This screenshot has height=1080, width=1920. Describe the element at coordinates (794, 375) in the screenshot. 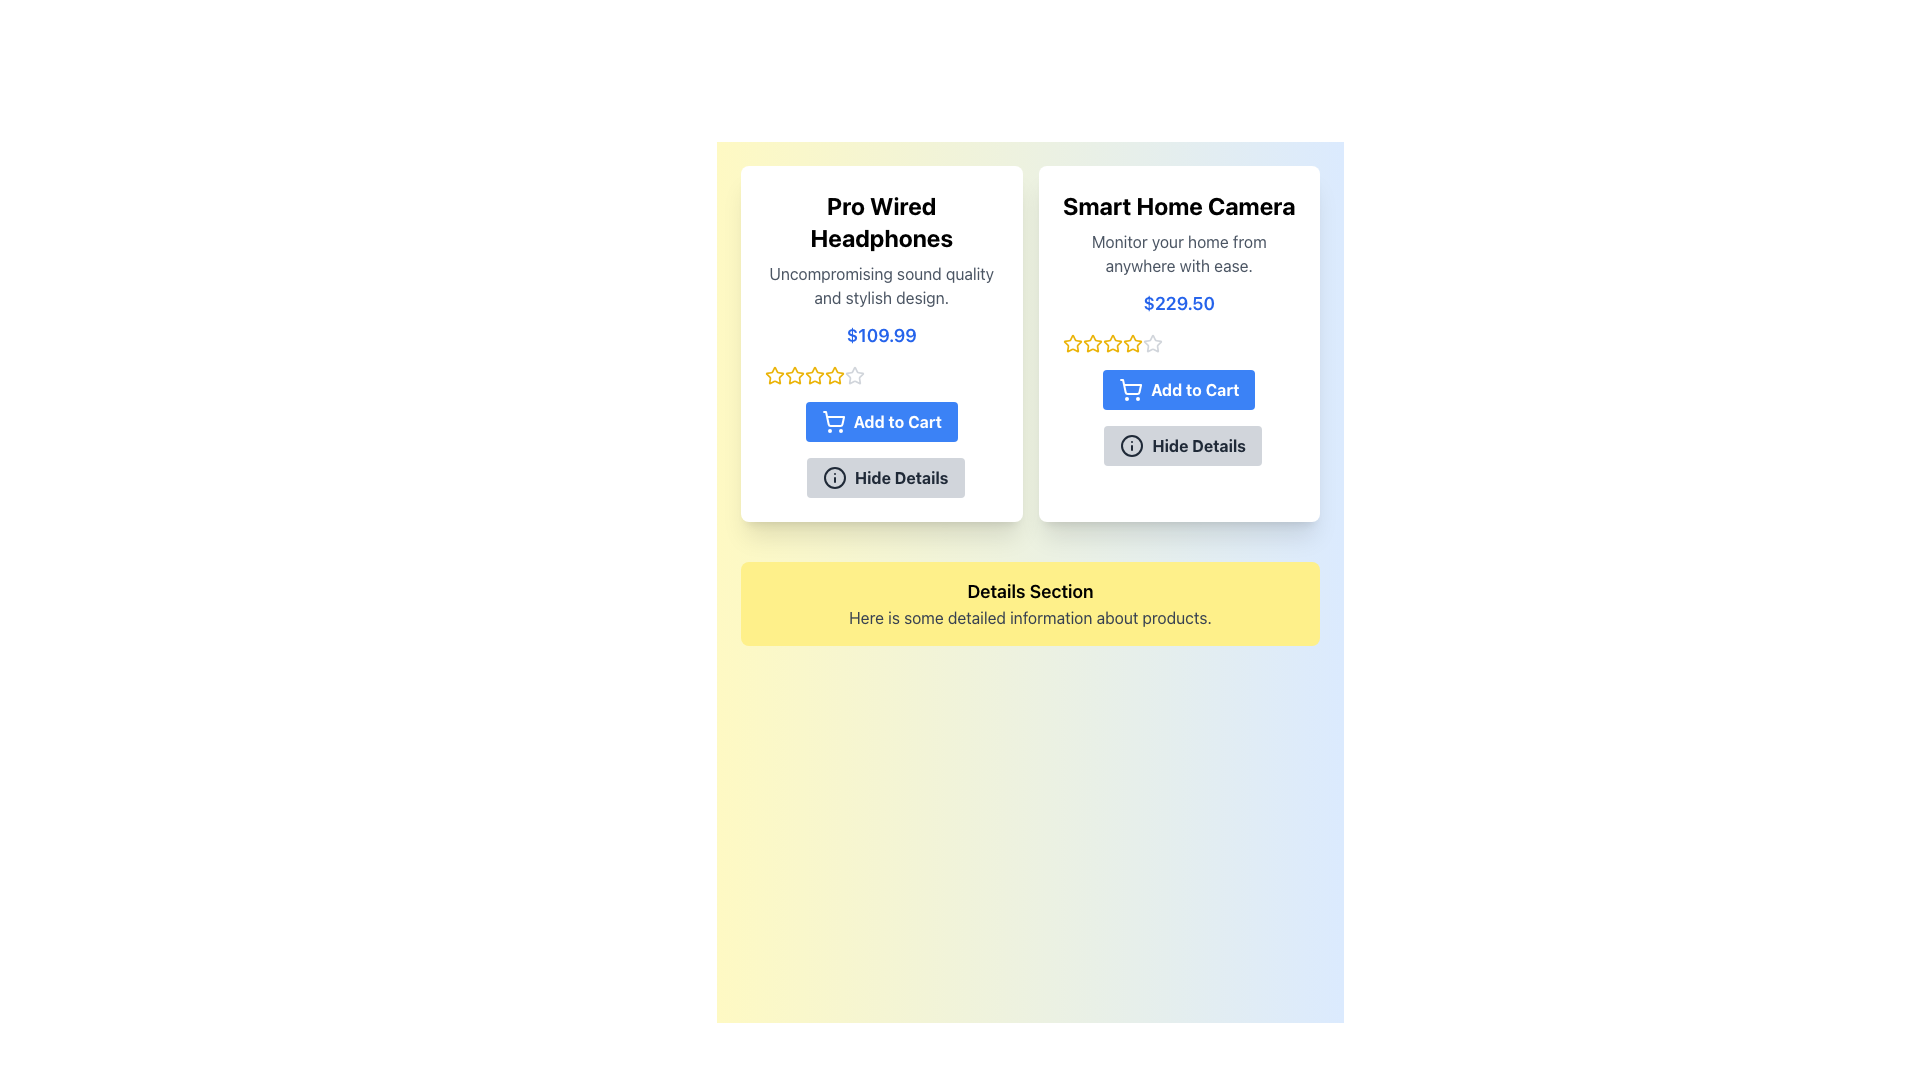

I see `the third star icon in the 6-star rating system for the 'Pro Wired Headphones' product` at that location.